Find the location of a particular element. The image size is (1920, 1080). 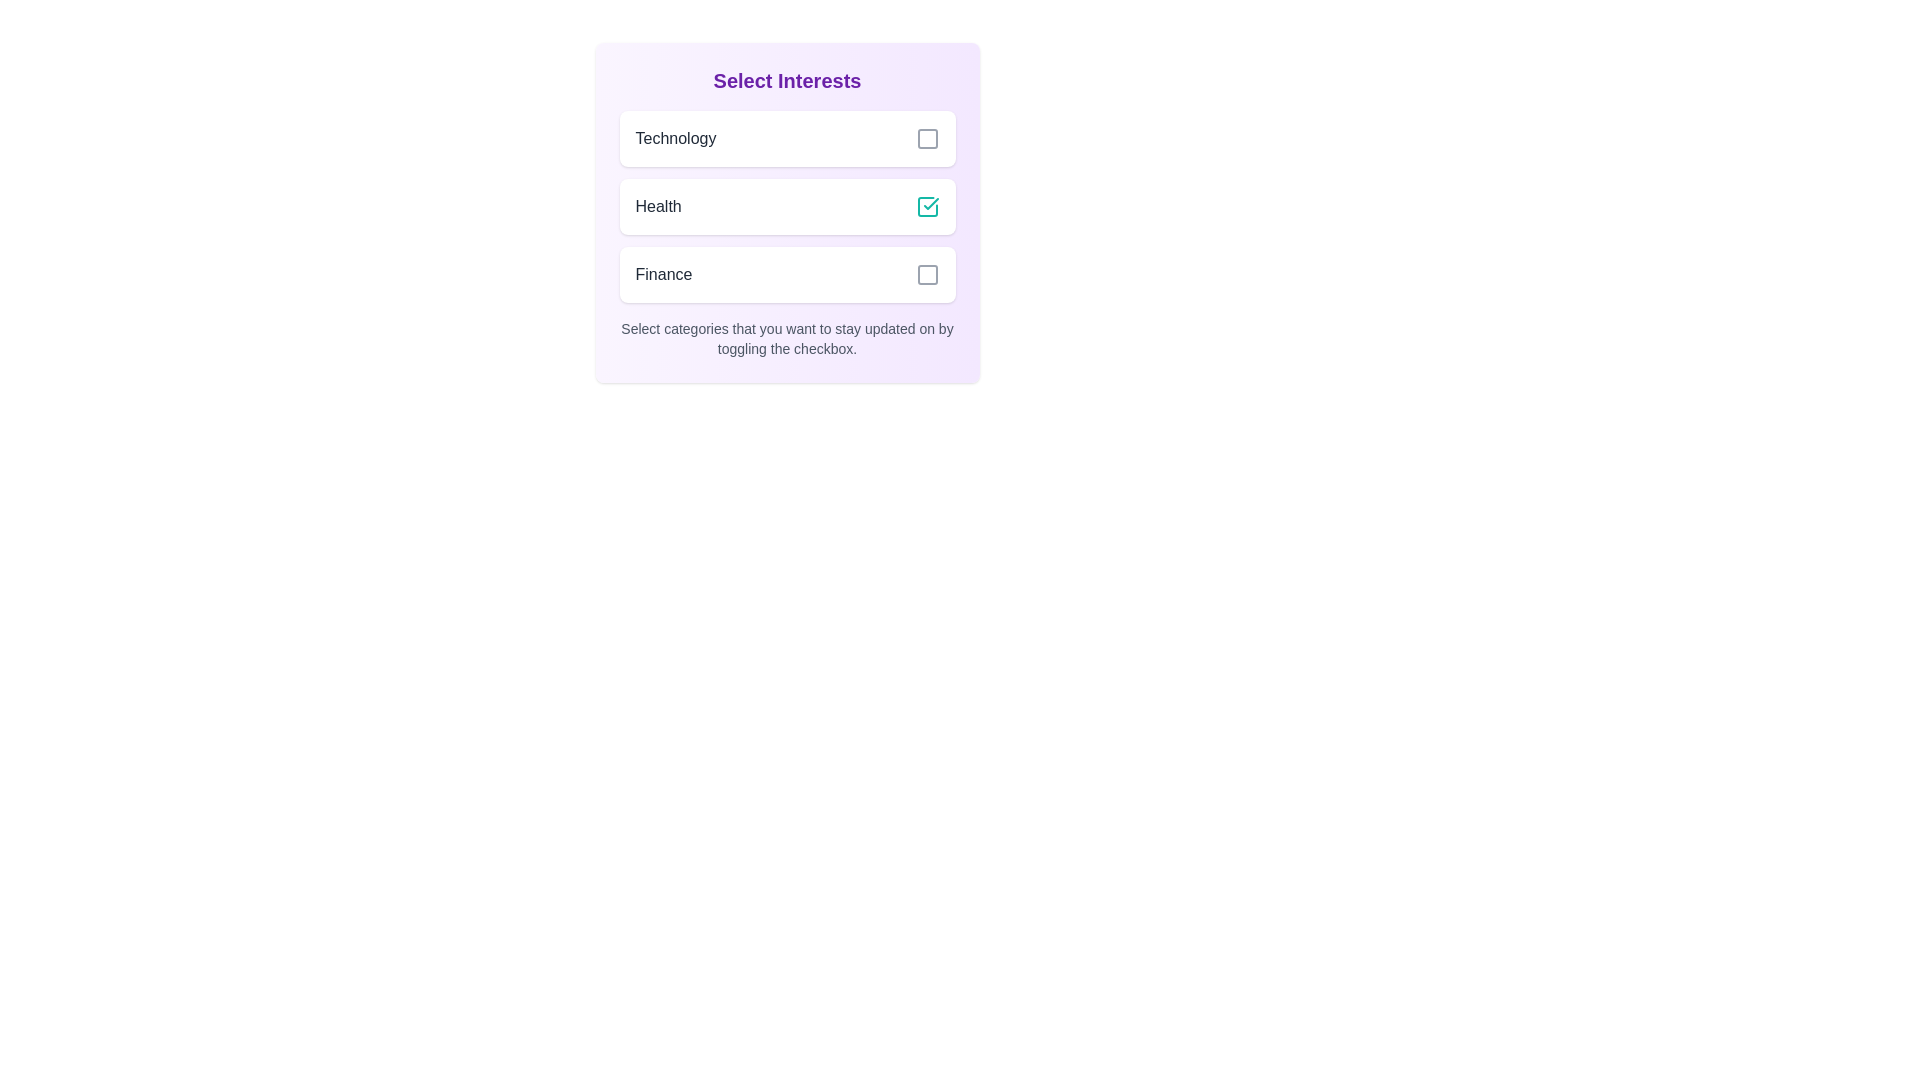

the category Finance by clicking its checkbox icon is located at coordinates (926, 274).